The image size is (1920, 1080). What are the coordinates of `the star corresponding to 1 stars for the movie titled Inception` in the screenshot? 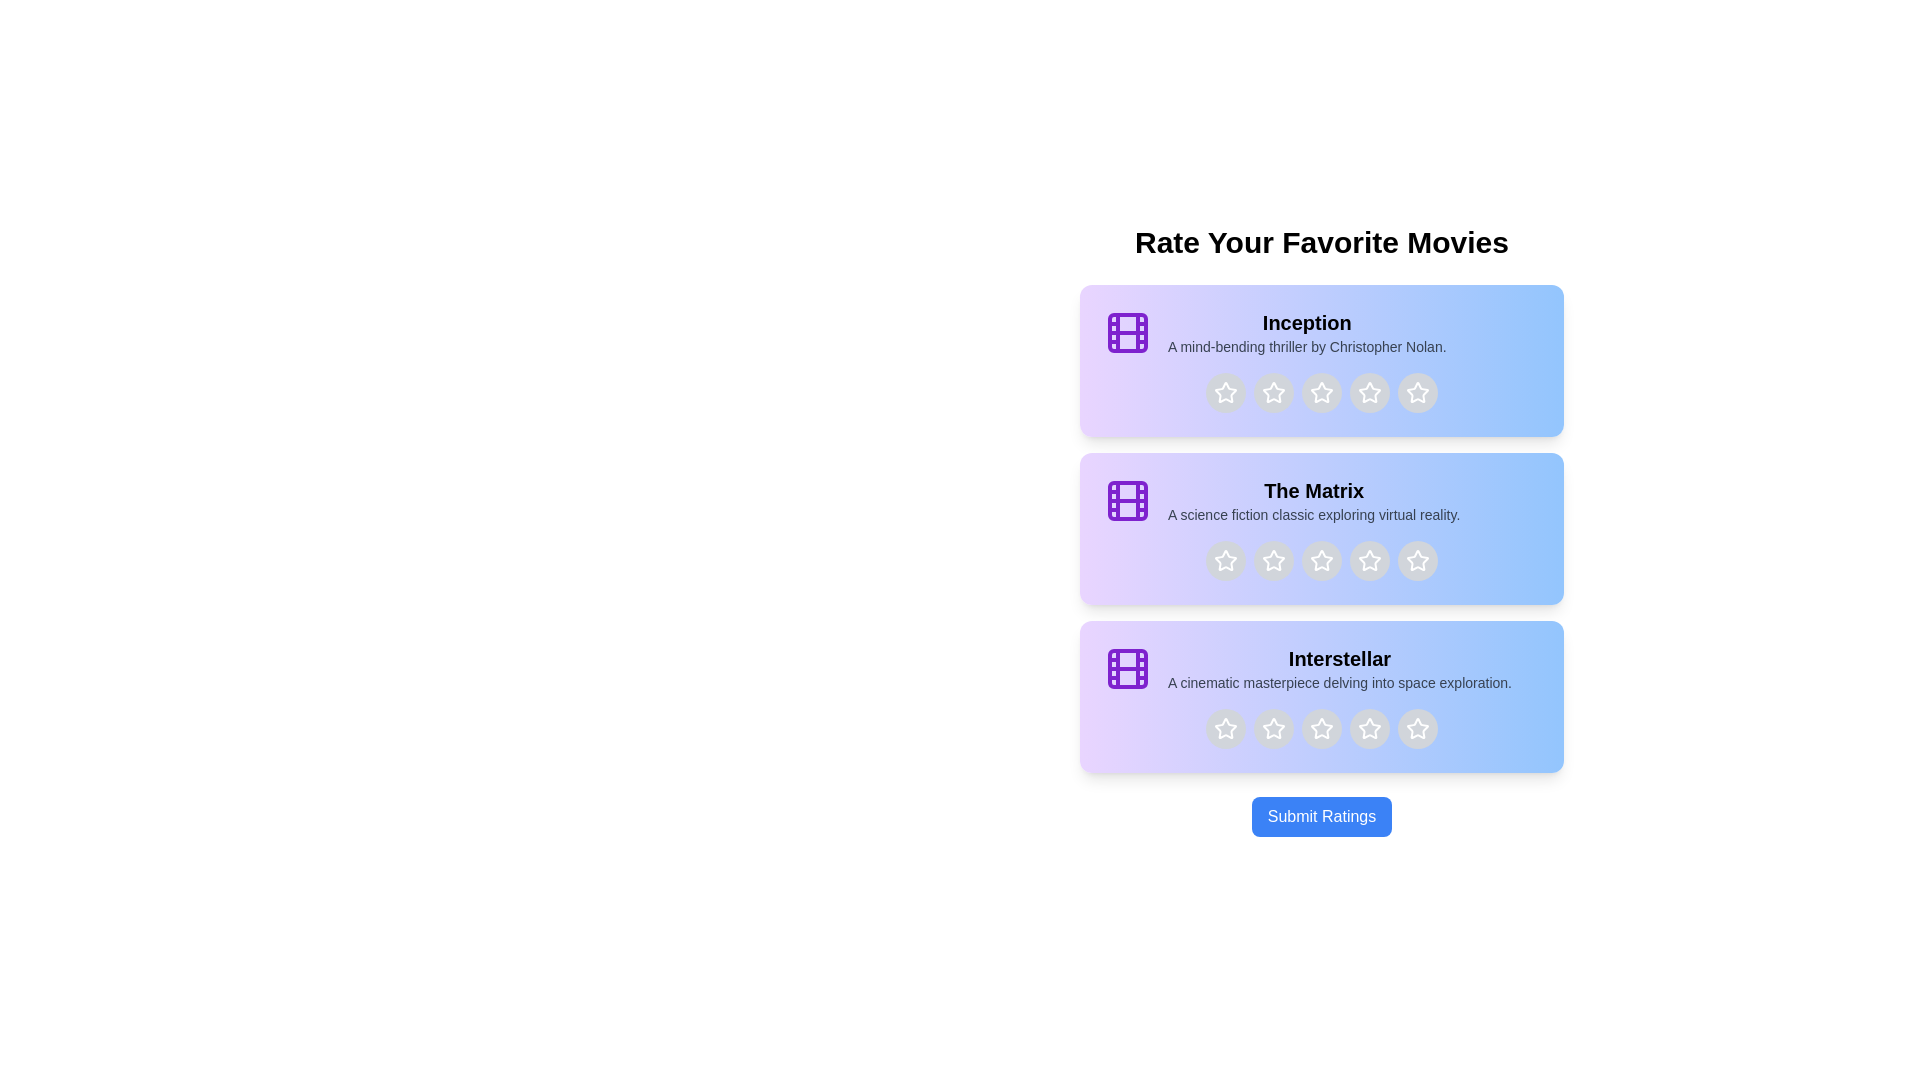 It's located at (1224, 393).